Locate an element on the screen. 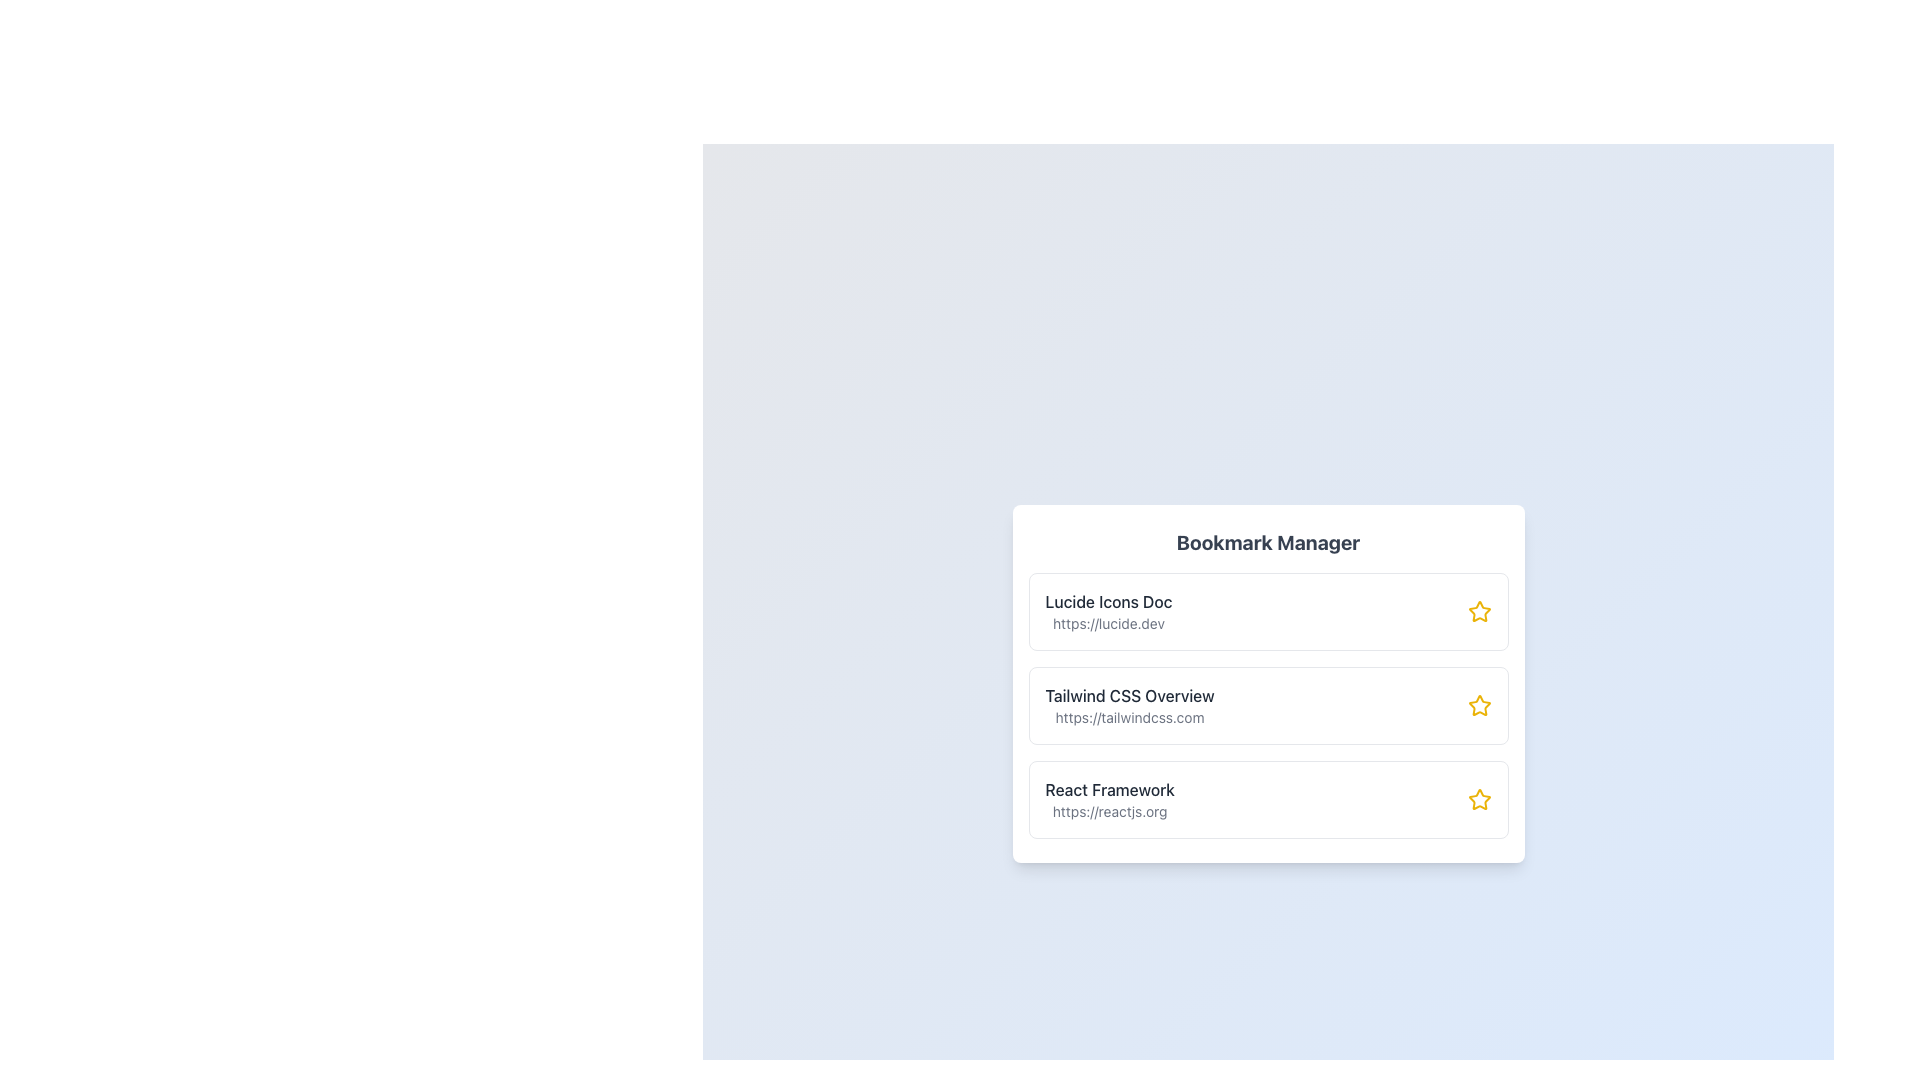 The width and height of the screenshot is (1920, 1080). the third star-shaped icon with a yellow border, located to the right of the 'React Framework' bookmark entry is located at coordinates (1479, 798).